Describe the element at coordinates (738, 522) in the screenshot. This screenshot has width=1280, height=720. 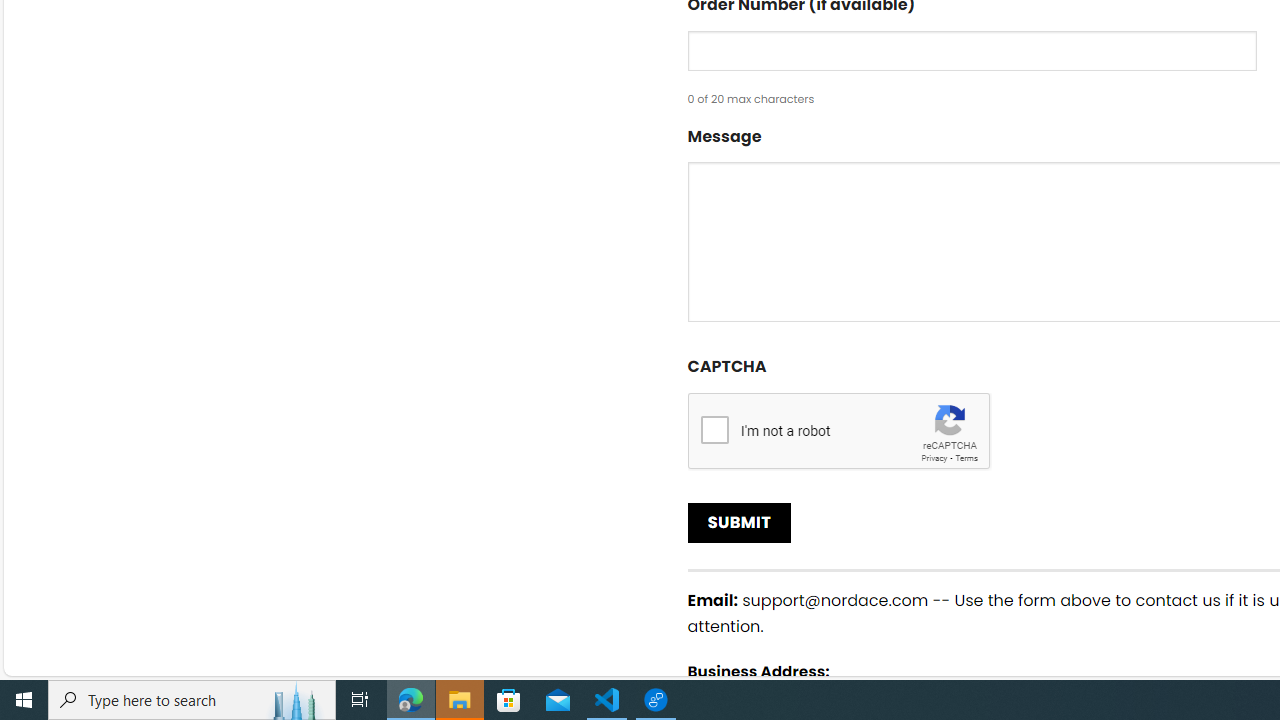
I see `'Submit'` at that location.